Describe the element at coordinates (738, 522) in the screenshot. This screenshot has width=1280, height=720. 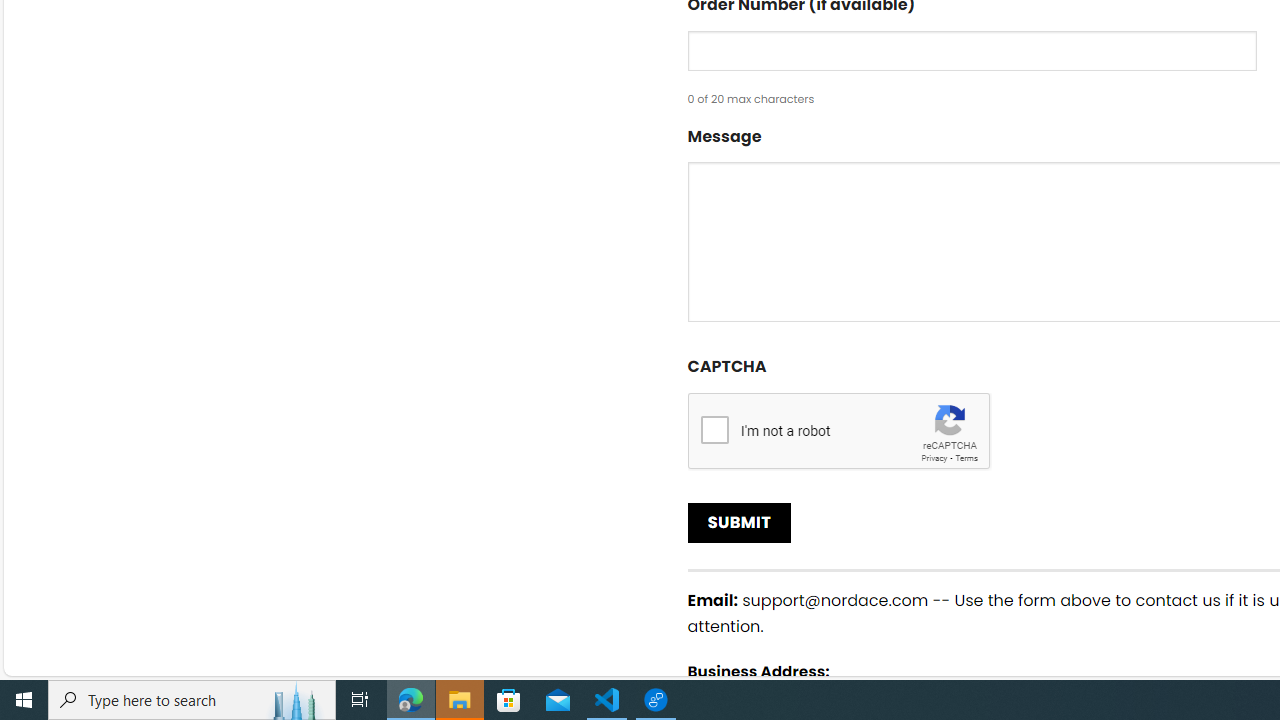
I see `'Submit'` at that location.